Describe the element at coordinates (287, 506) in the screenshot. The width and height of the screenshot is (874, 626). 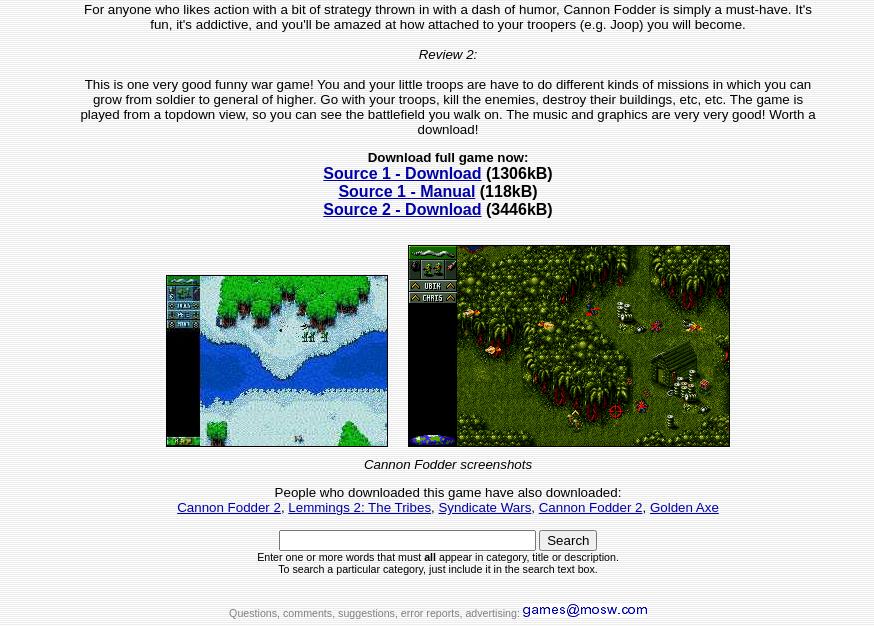
I see `'Lemmings 2: The Tribes'` at that location.